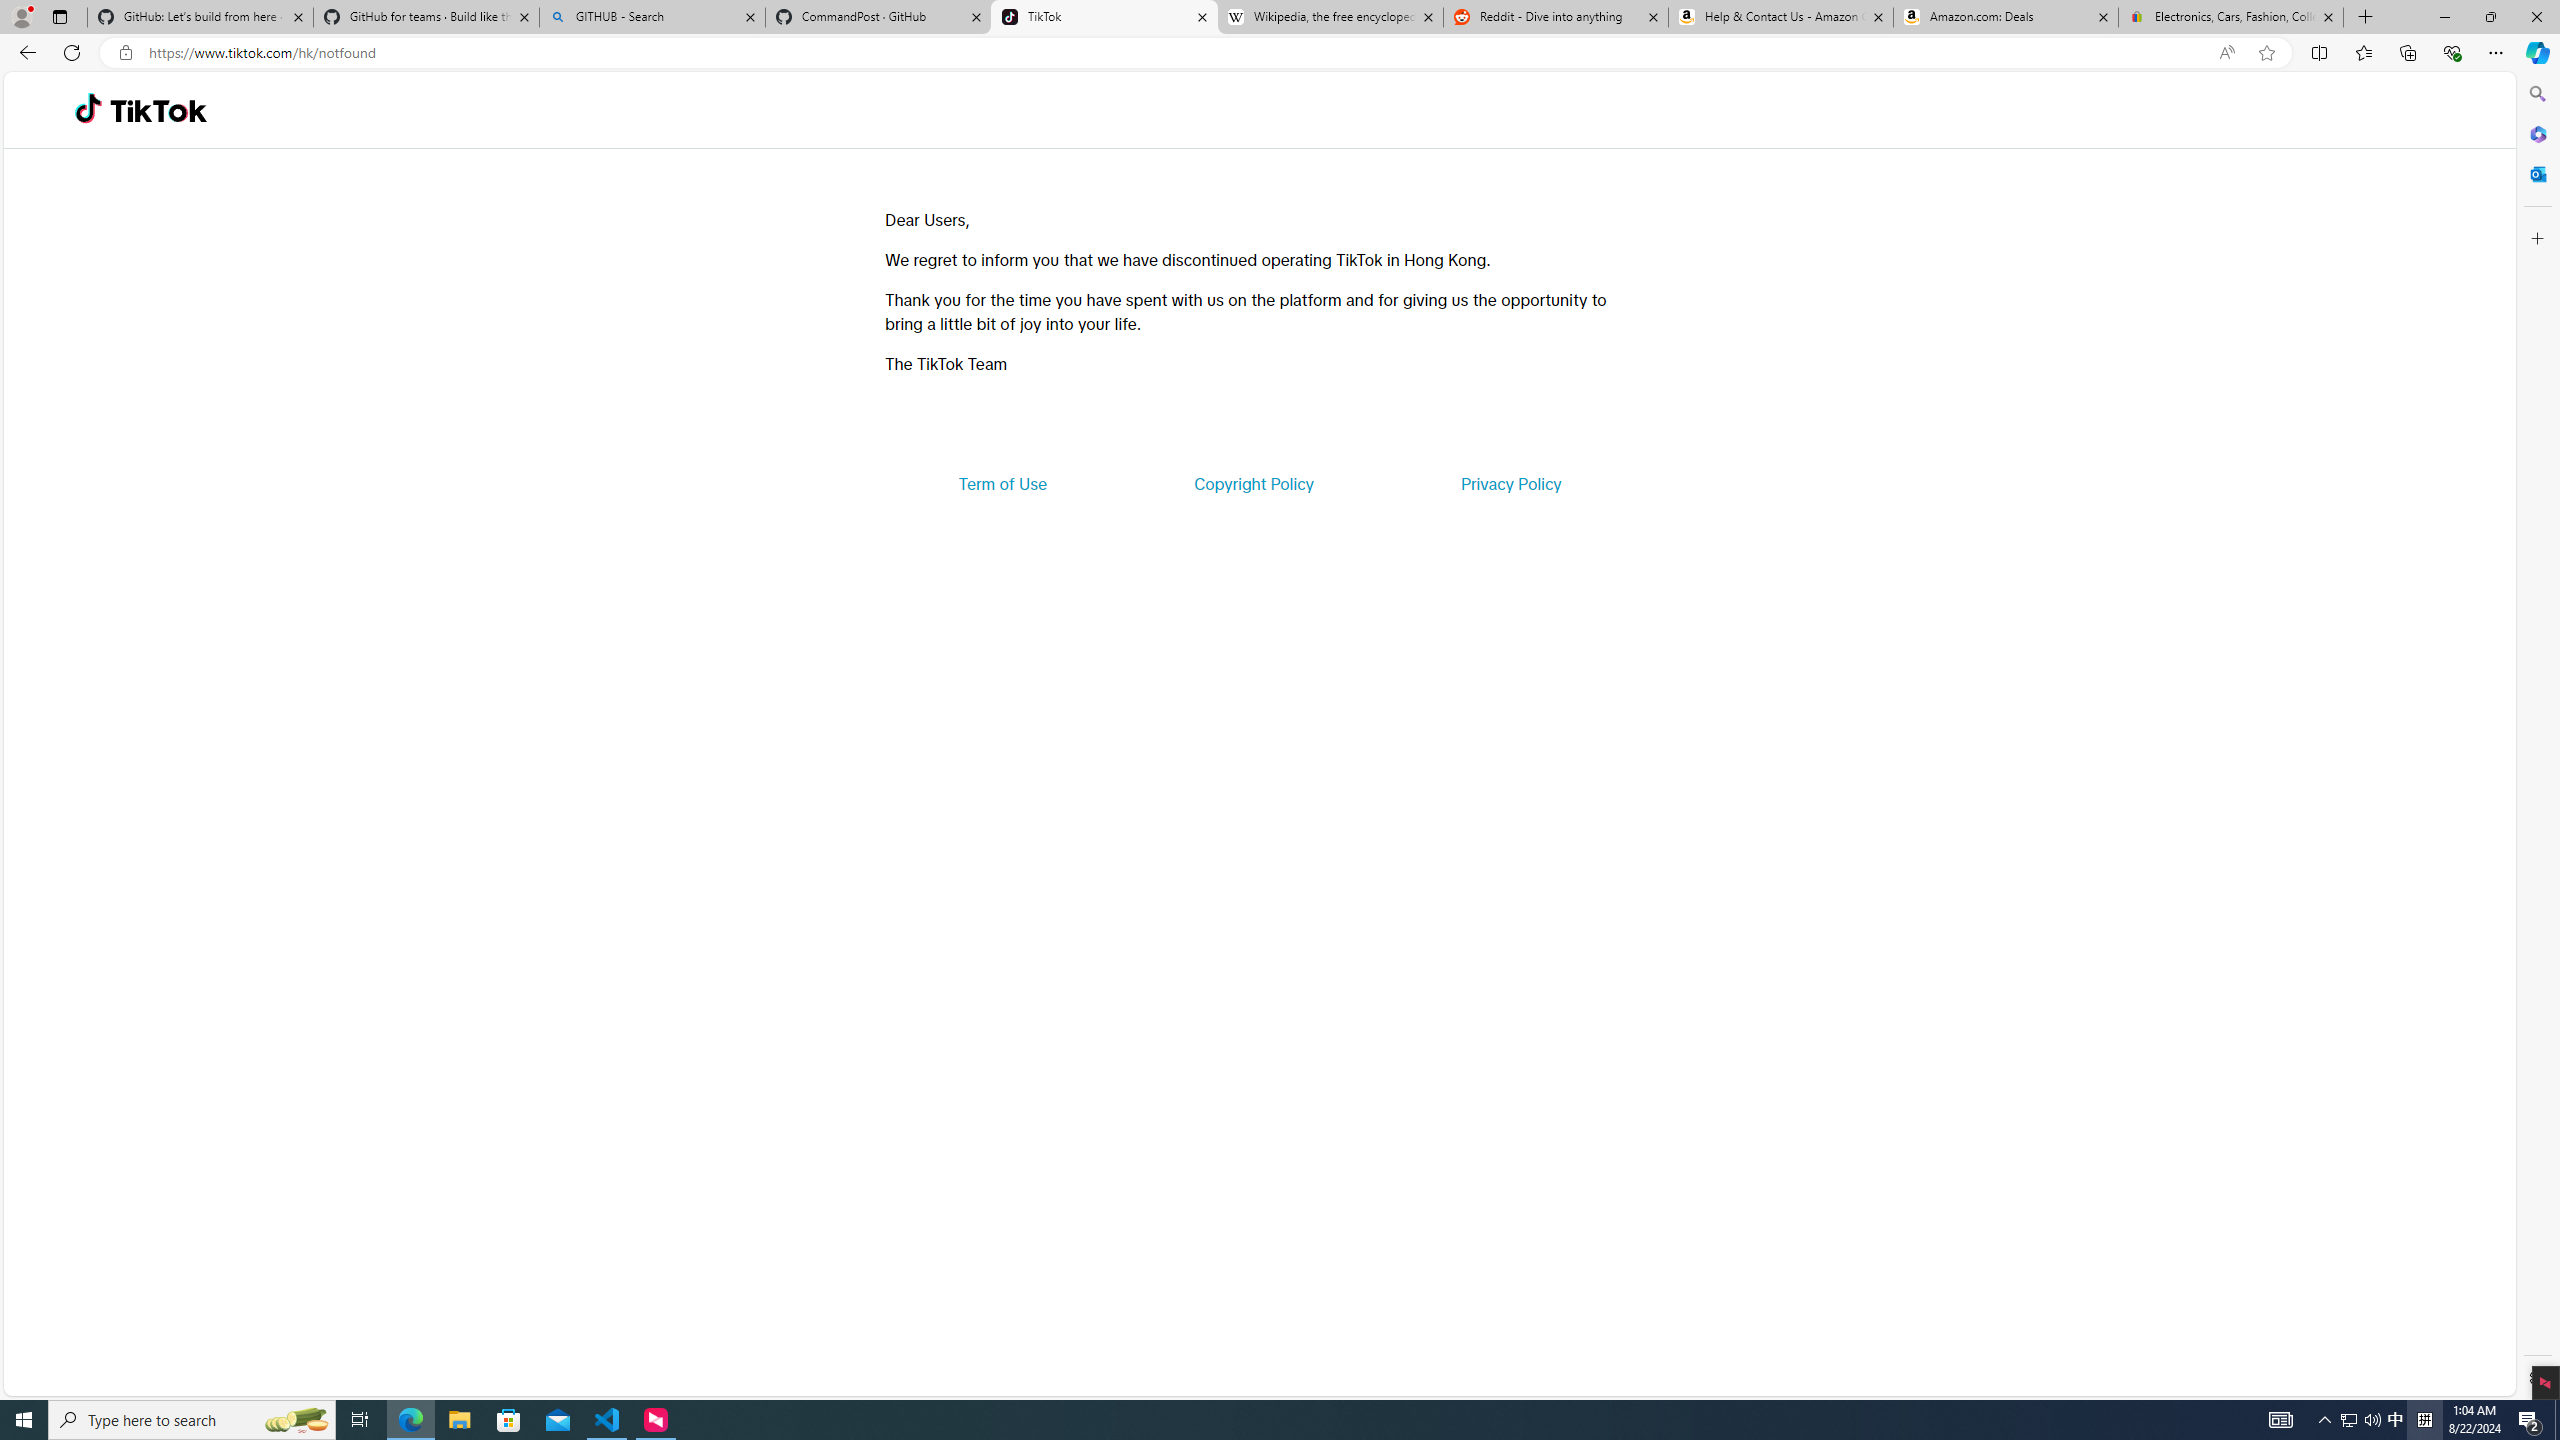 This screenshot has height=1440, width=2560. Describe the element at coordinates (1002, 482) in the screenshot. I see `'Term of Use'` at that location.